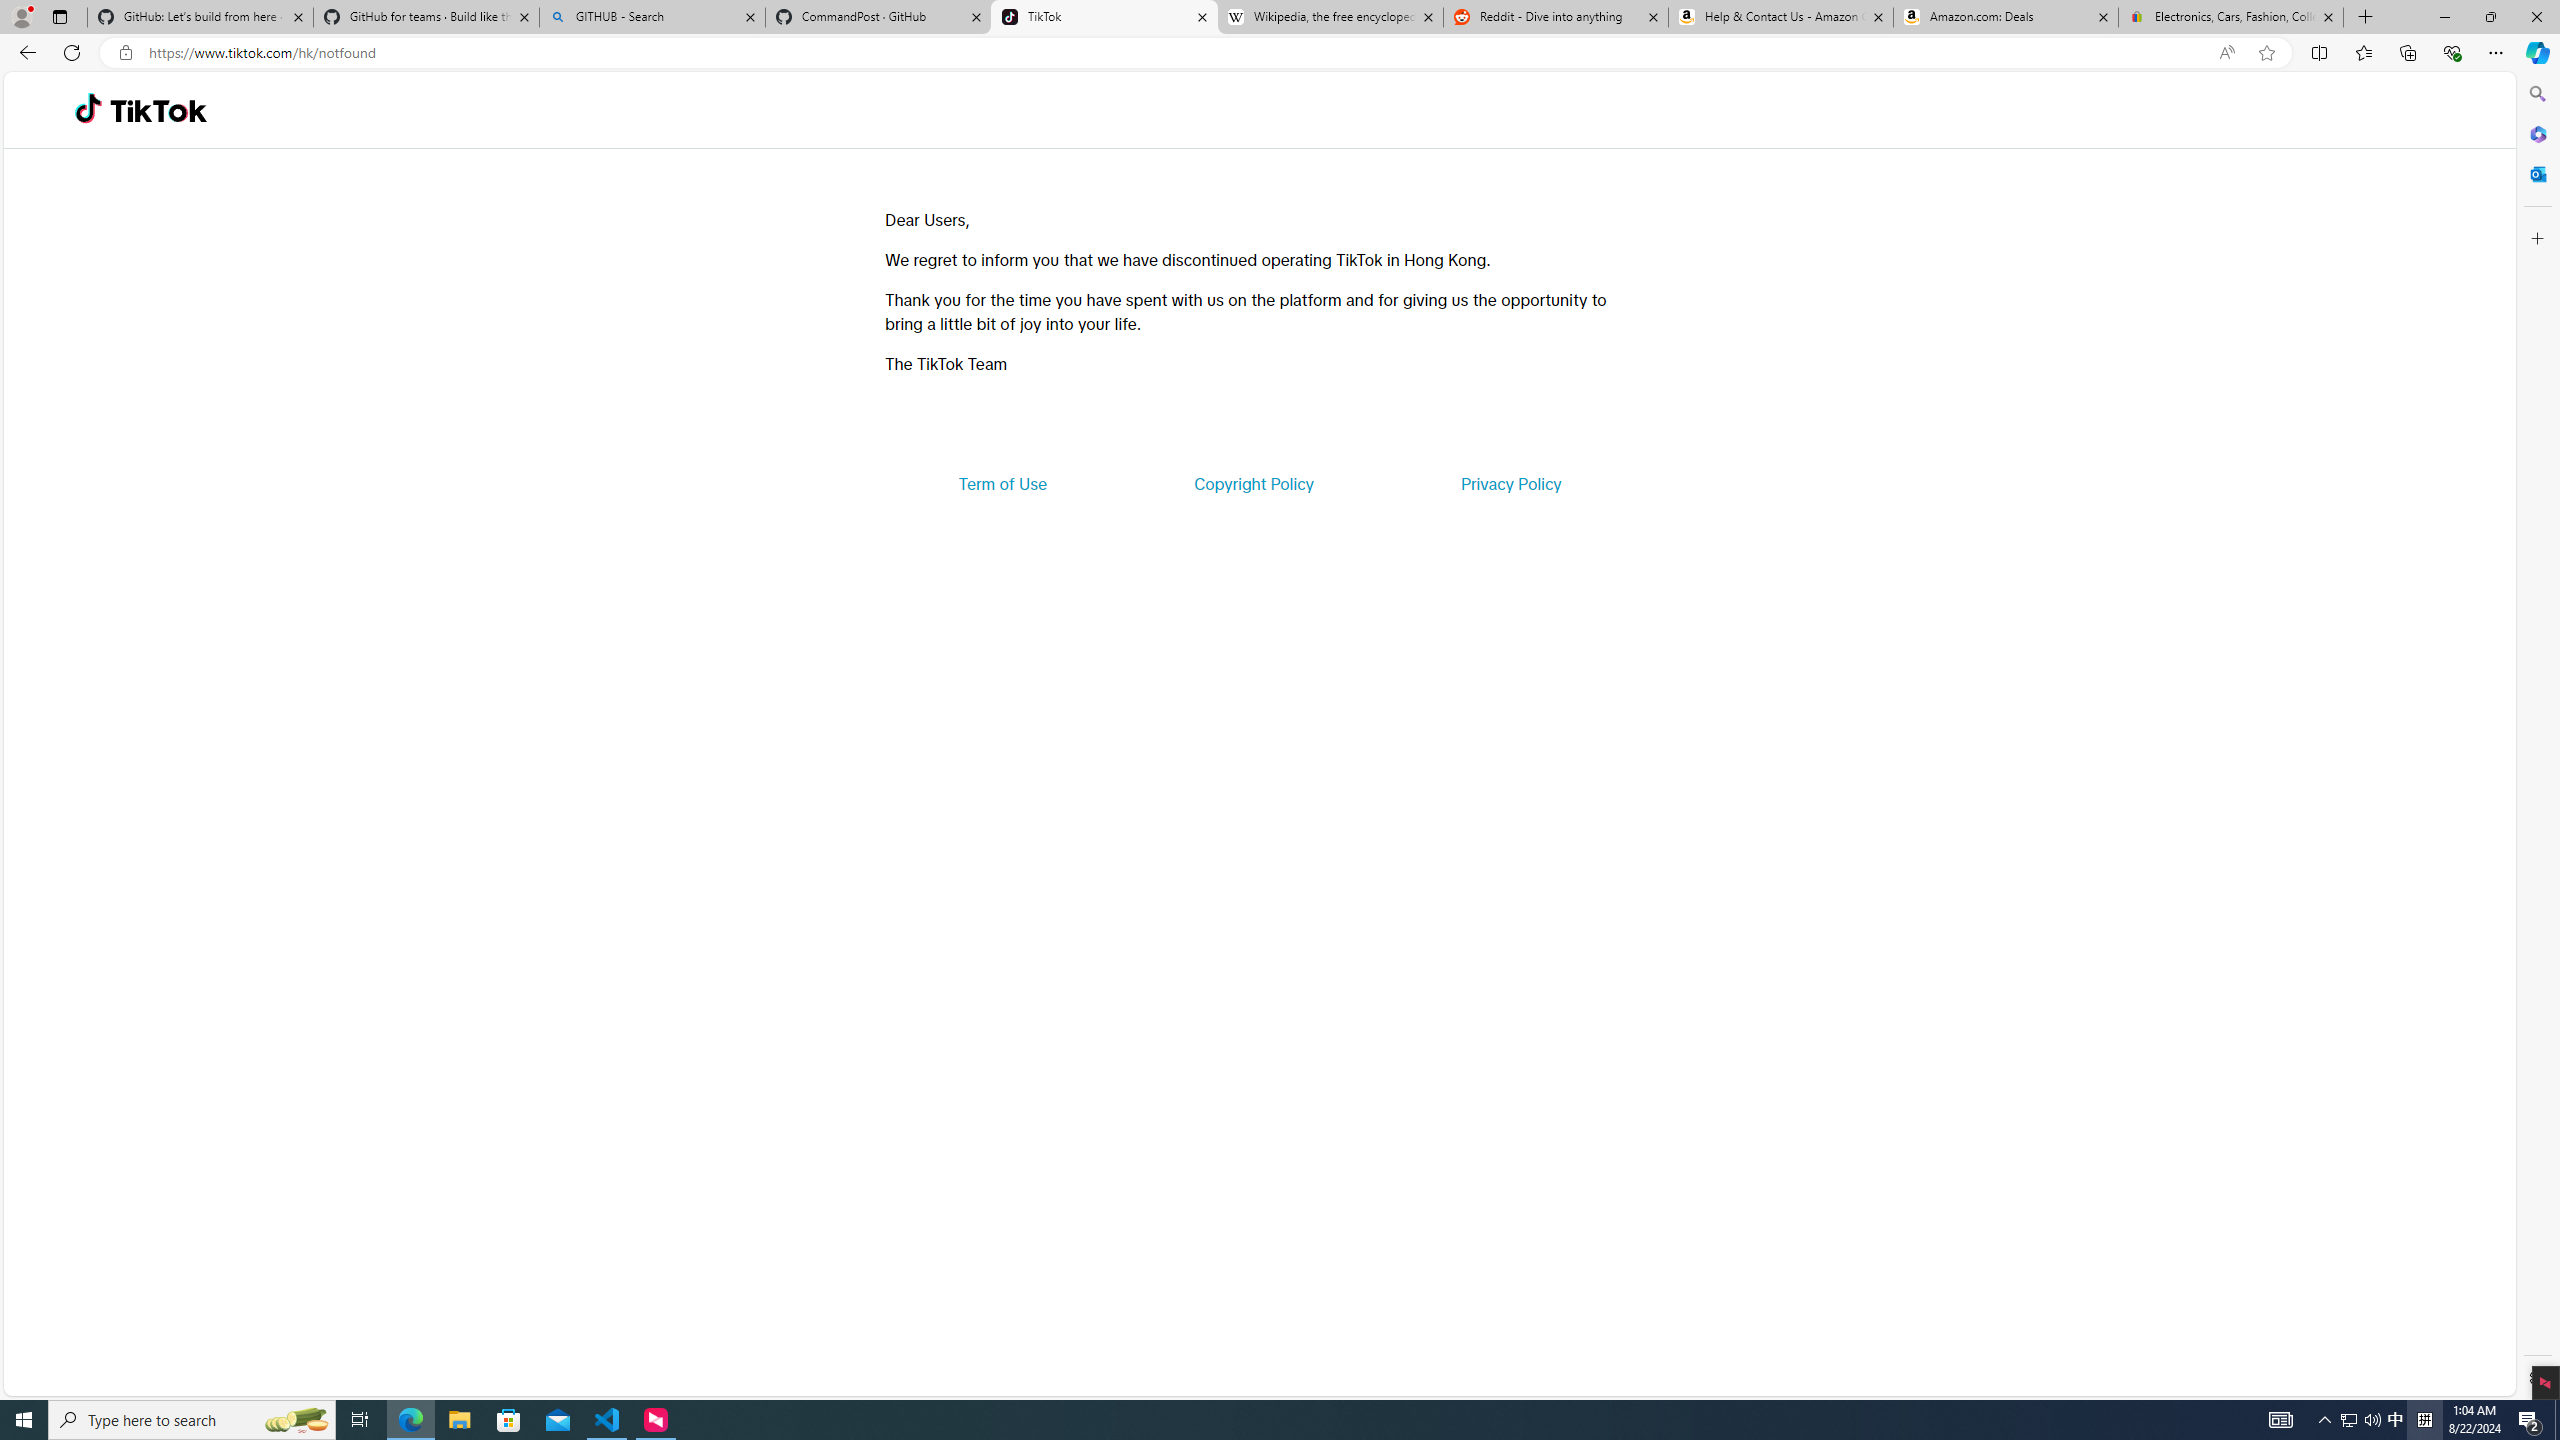 This screenshot has height=1440, width=2560. Describe the element at coordinates (1002, 482) in the screenshot. I see `'Term of Use'` at that location.